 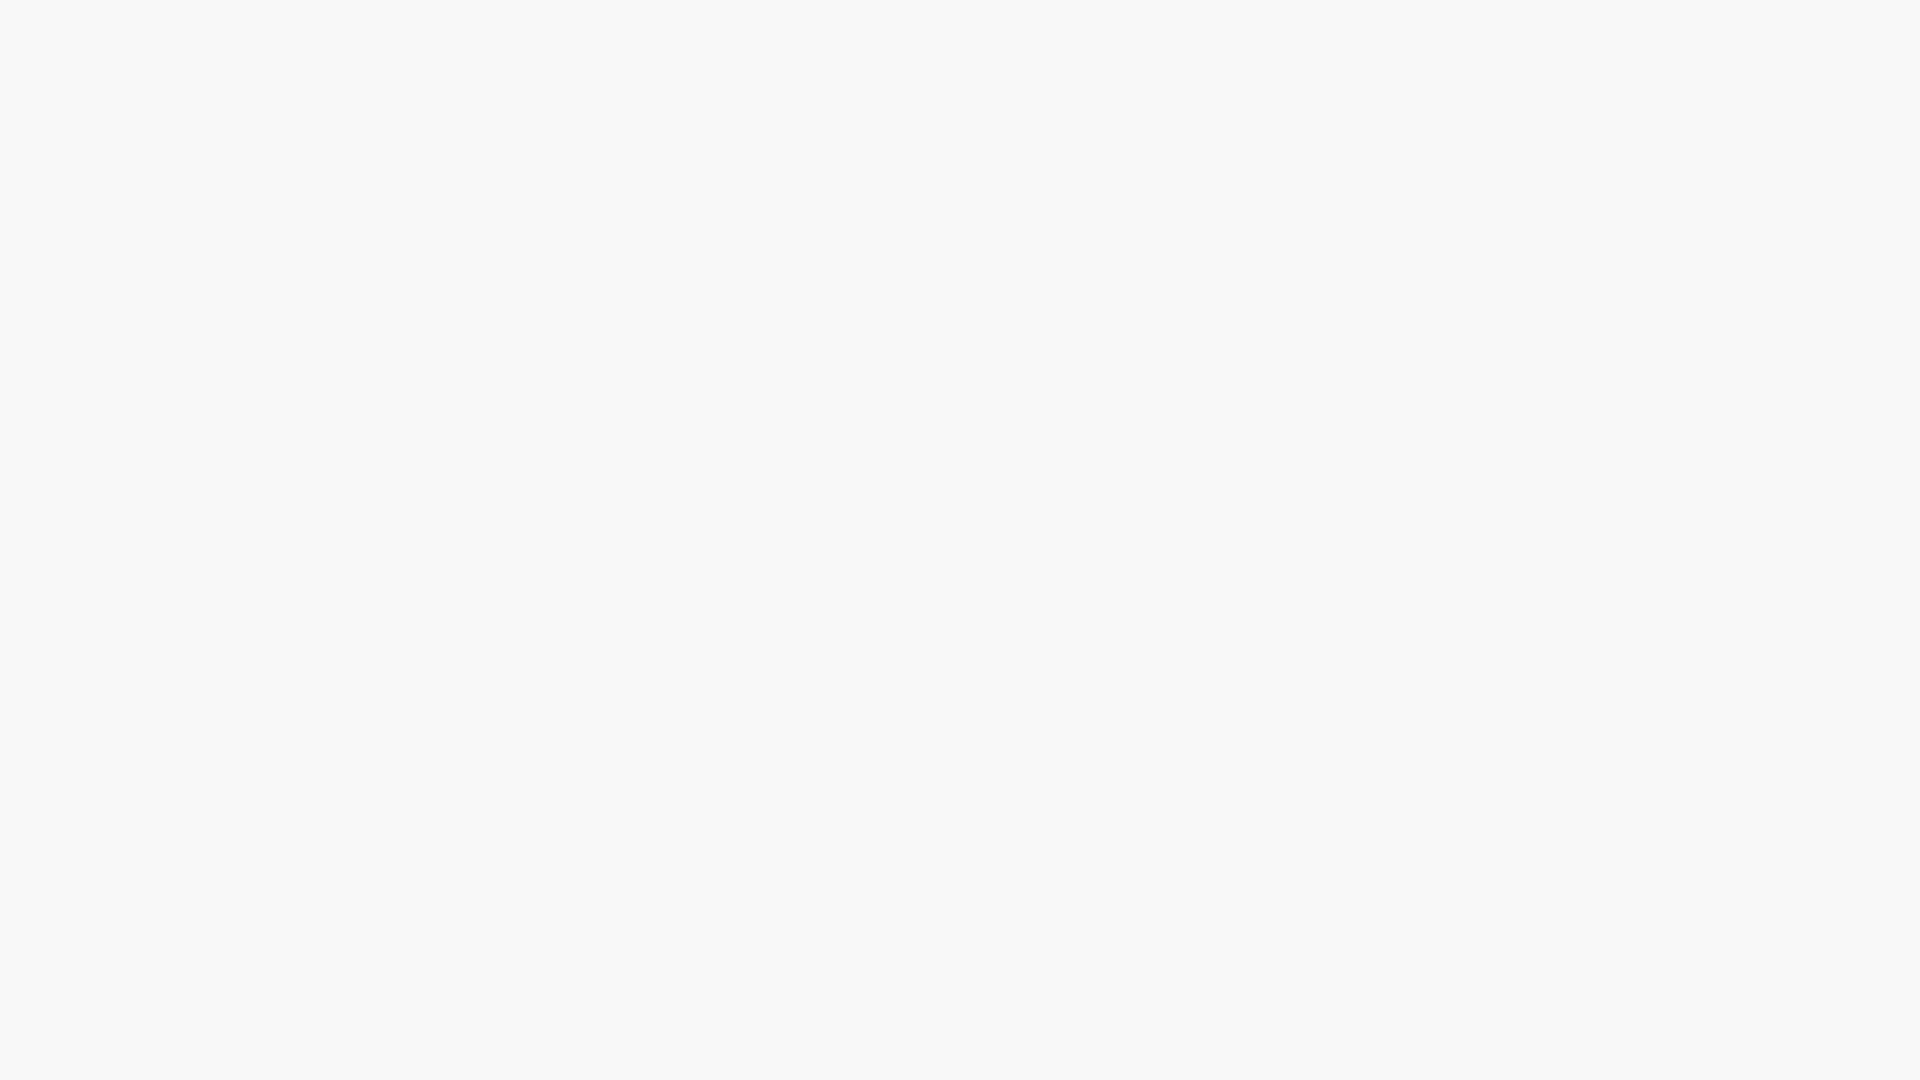 I want to click on Botao Compartilhar, so click(x=24, y=566).